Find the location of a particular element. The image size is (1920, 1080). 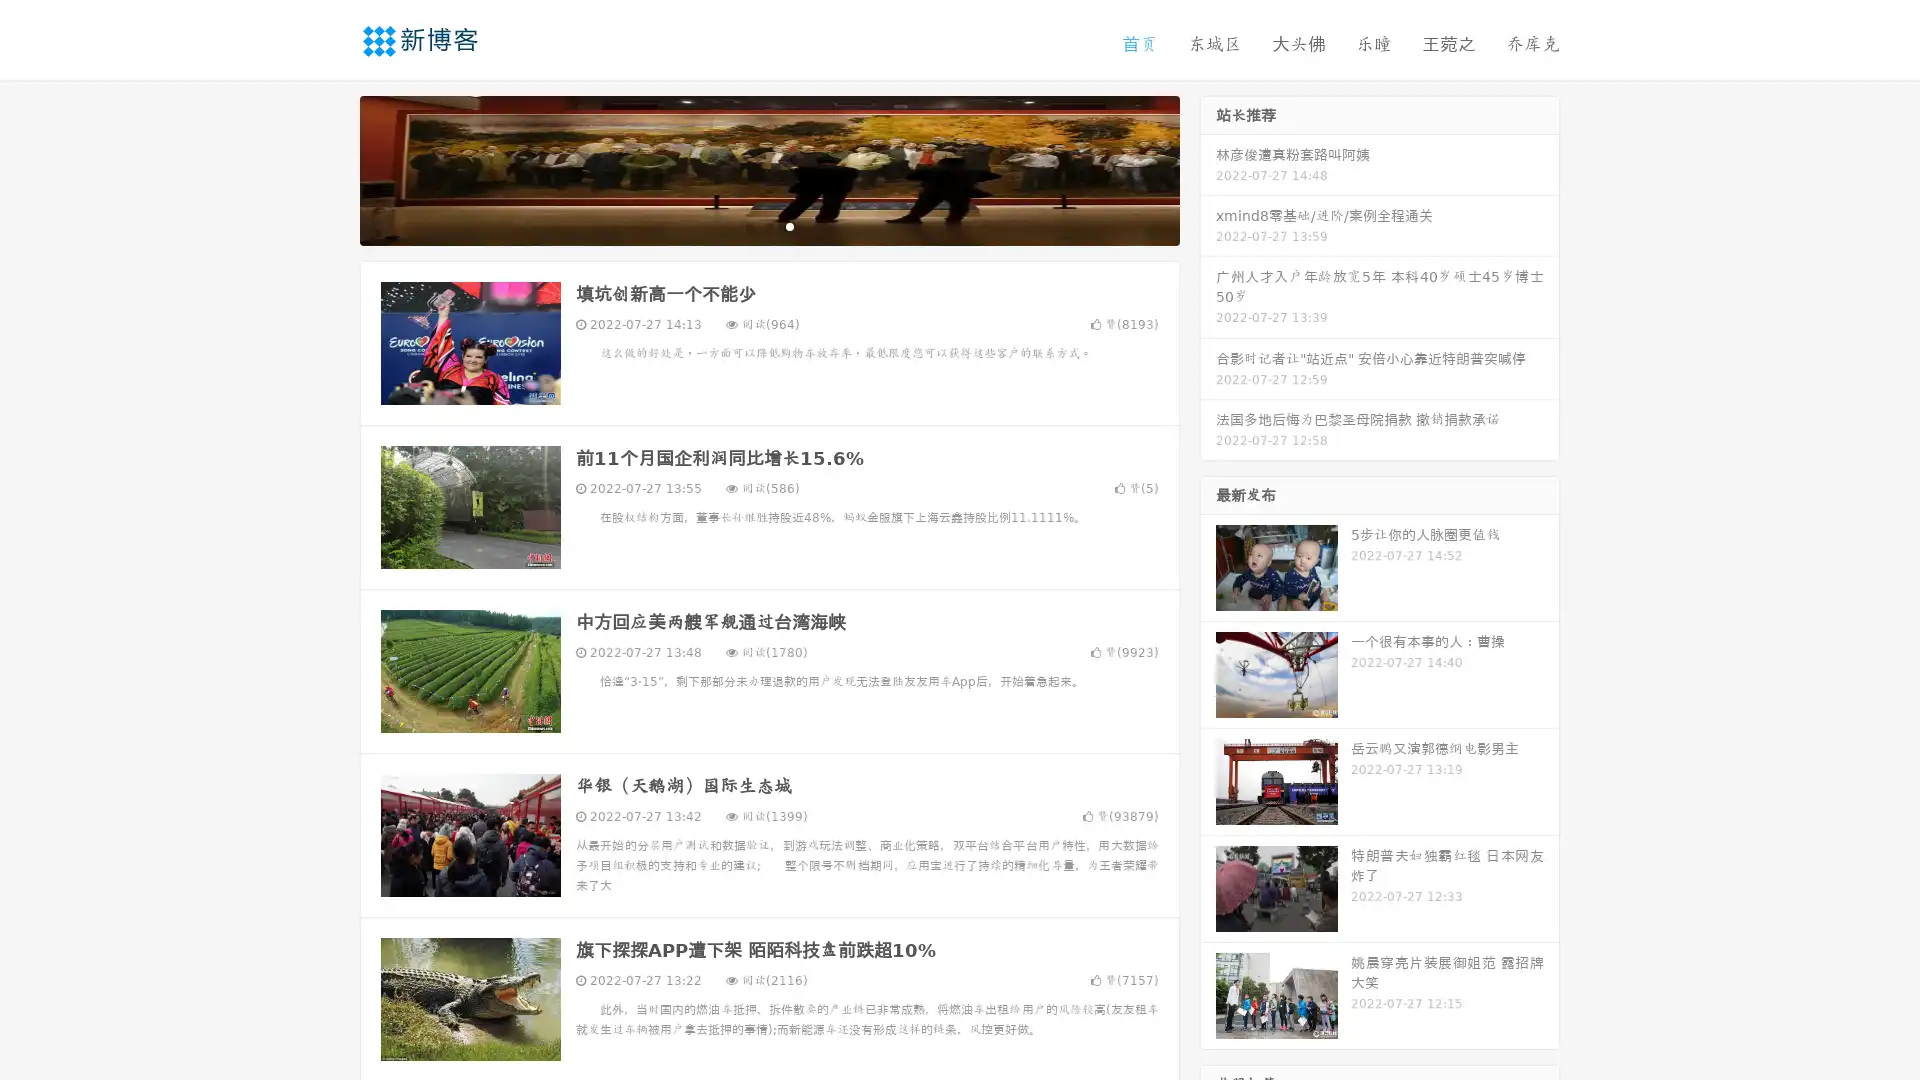

Previous slide is located at coordinates (330, 168).